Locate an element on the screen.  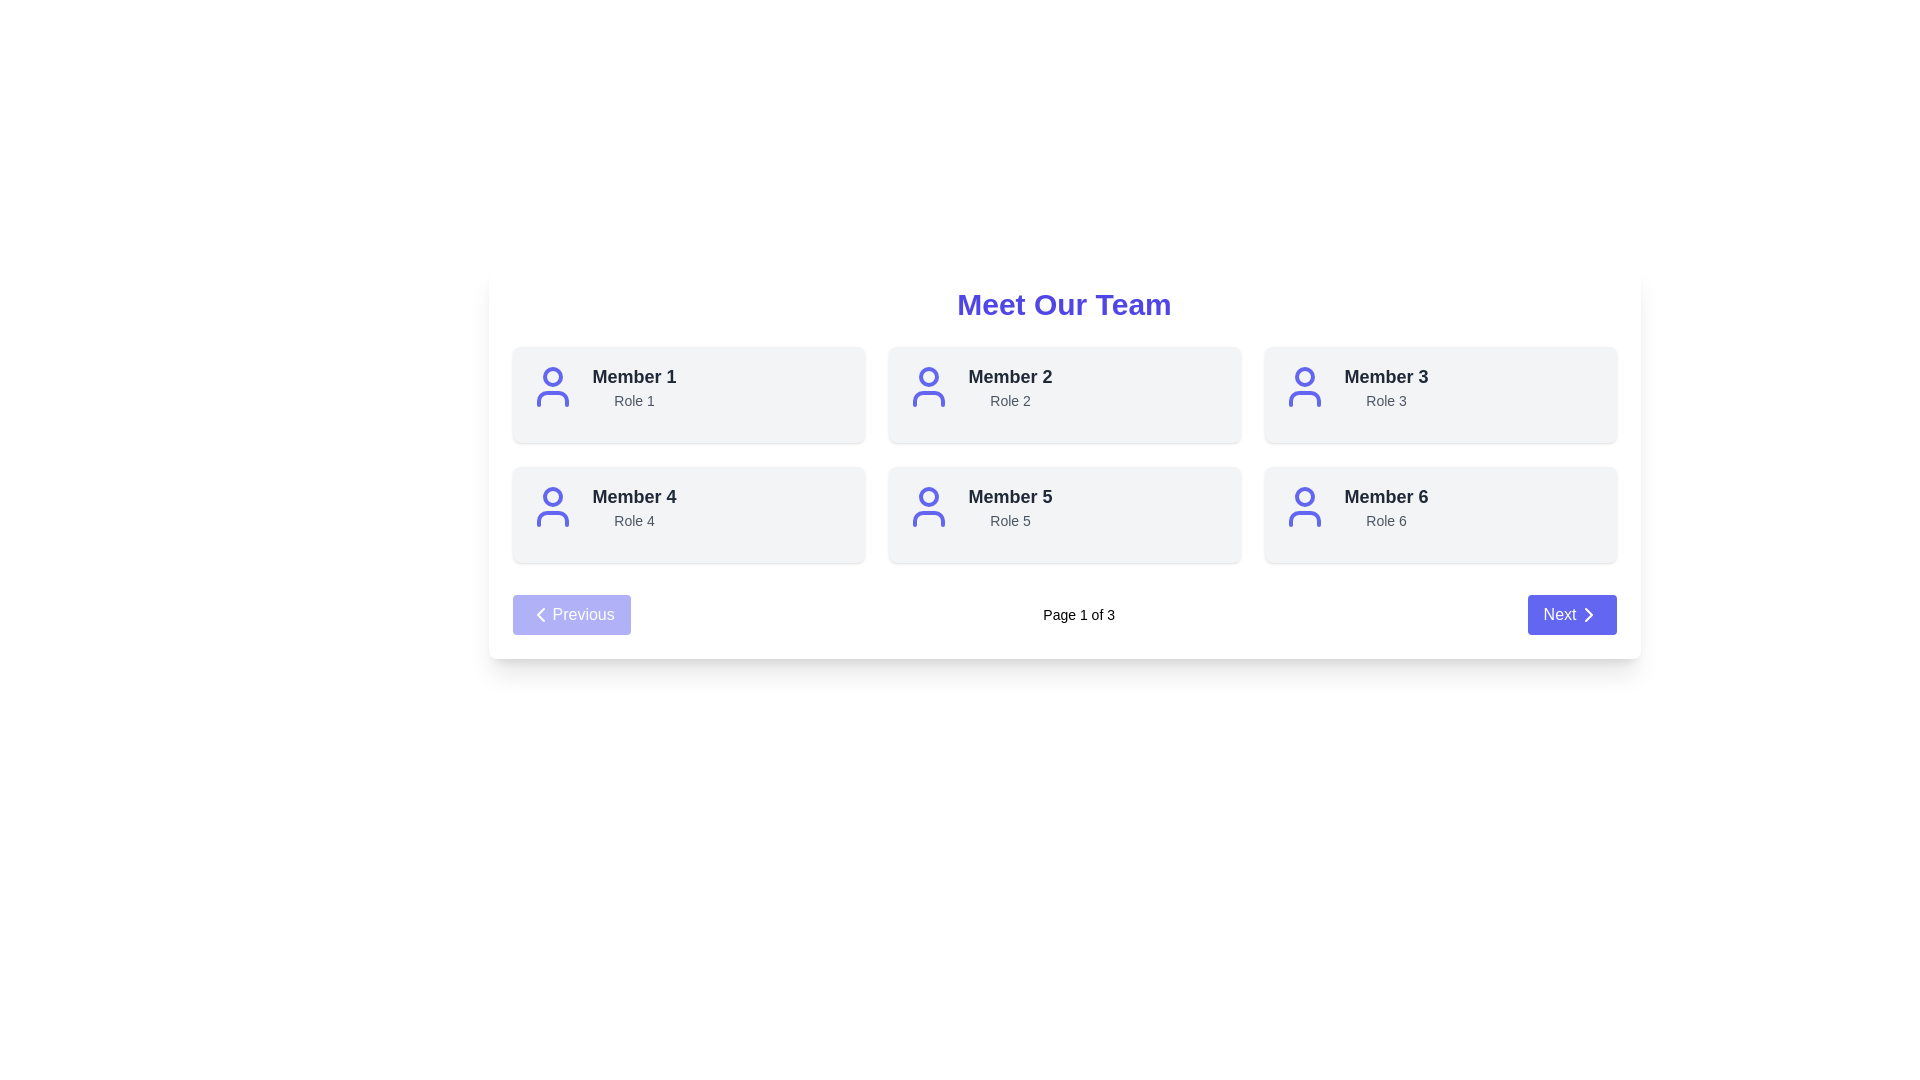
the centered heading labeled 'Meet Our Team' which is styled with bold text and displayed in a vibrant indigo color is located at coordinates (1063, 304).